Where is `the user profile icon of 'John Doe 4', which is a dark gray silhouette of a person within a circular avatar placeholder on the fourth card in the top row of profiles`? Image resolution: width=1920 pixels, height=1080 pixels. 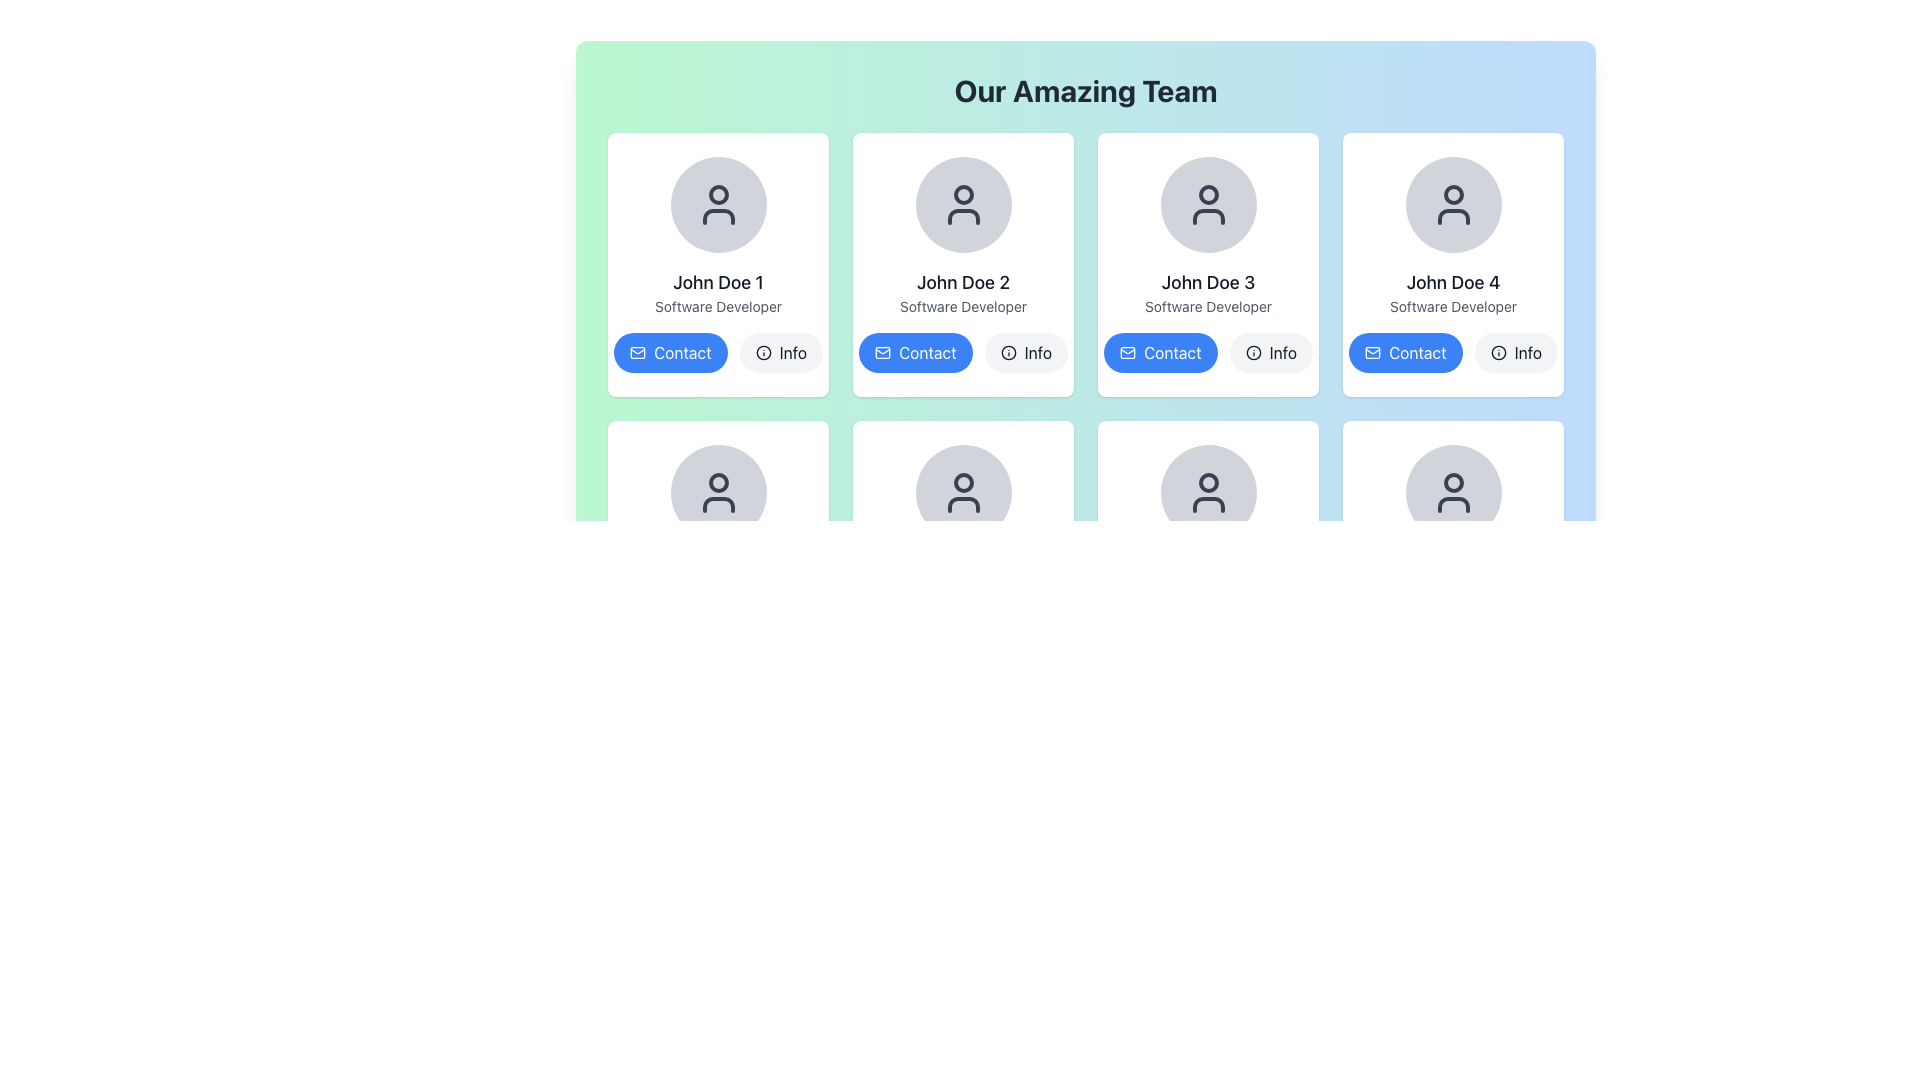
the user profile icon of 'John Doe 4', which is a dark gray silhouette of a person within a circular avatar placeholder on the fourth card in the top row of profiles is located at coordinates (1453, 204).